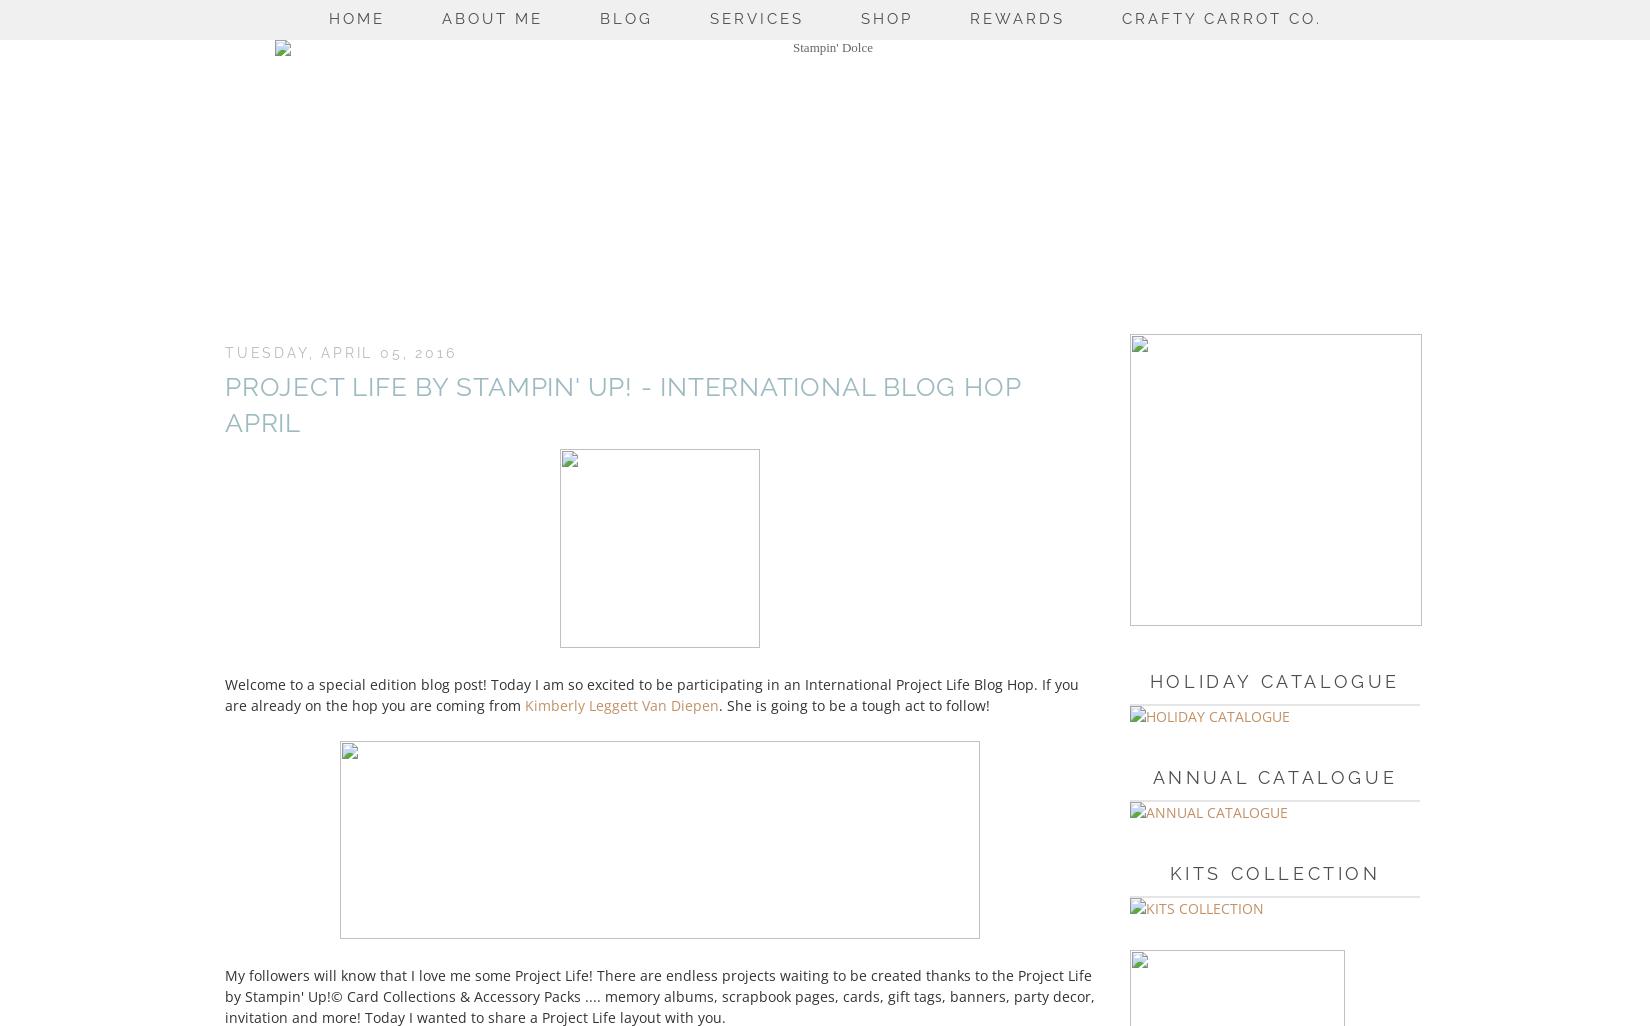 The image size is (1650, 1026). Describe the element at coordinates (225, 694) in the screenshot. I see `'Welcome to a special edition blog post! Today I am so excited to be participating in an International Project Life Blog Hop. If you are already on the hop you are coming from'` at that location.